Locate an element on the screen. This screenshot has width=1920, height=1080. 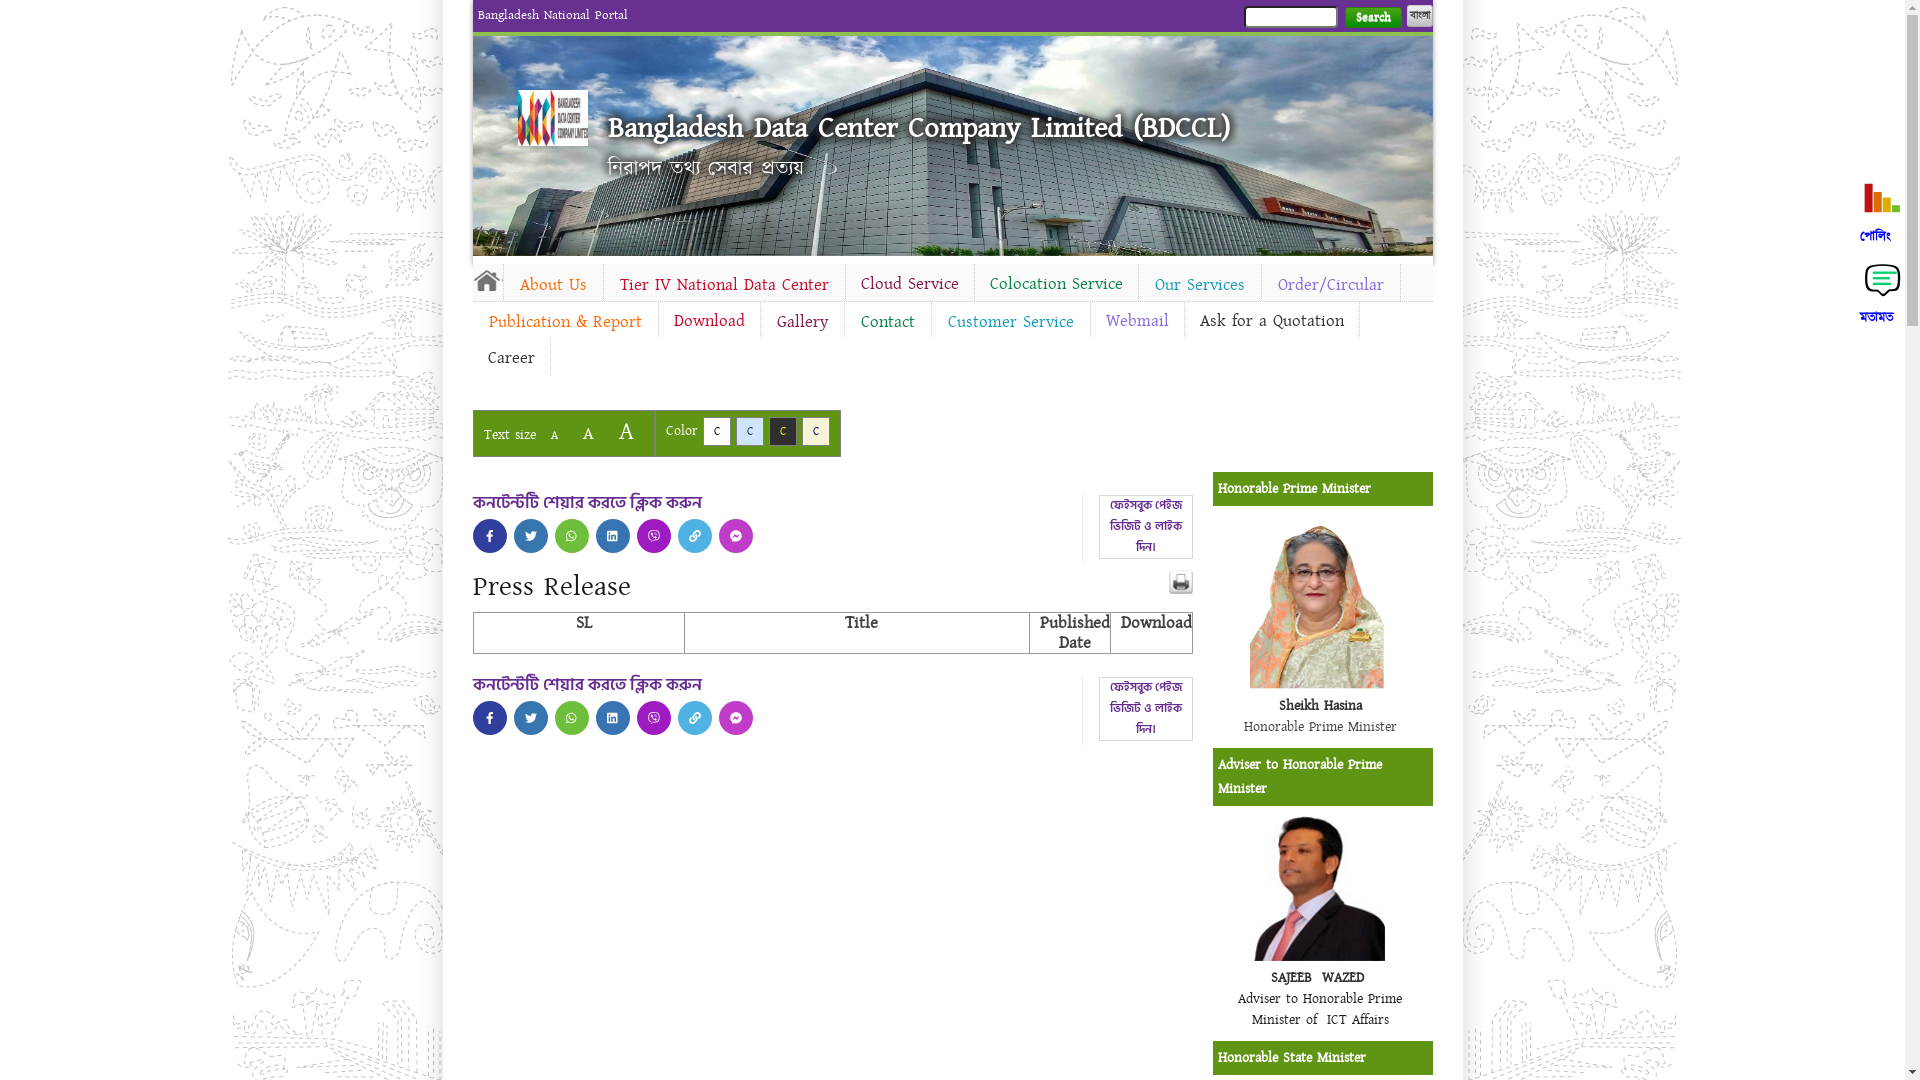
'C' is located at coordinates (816, 430).